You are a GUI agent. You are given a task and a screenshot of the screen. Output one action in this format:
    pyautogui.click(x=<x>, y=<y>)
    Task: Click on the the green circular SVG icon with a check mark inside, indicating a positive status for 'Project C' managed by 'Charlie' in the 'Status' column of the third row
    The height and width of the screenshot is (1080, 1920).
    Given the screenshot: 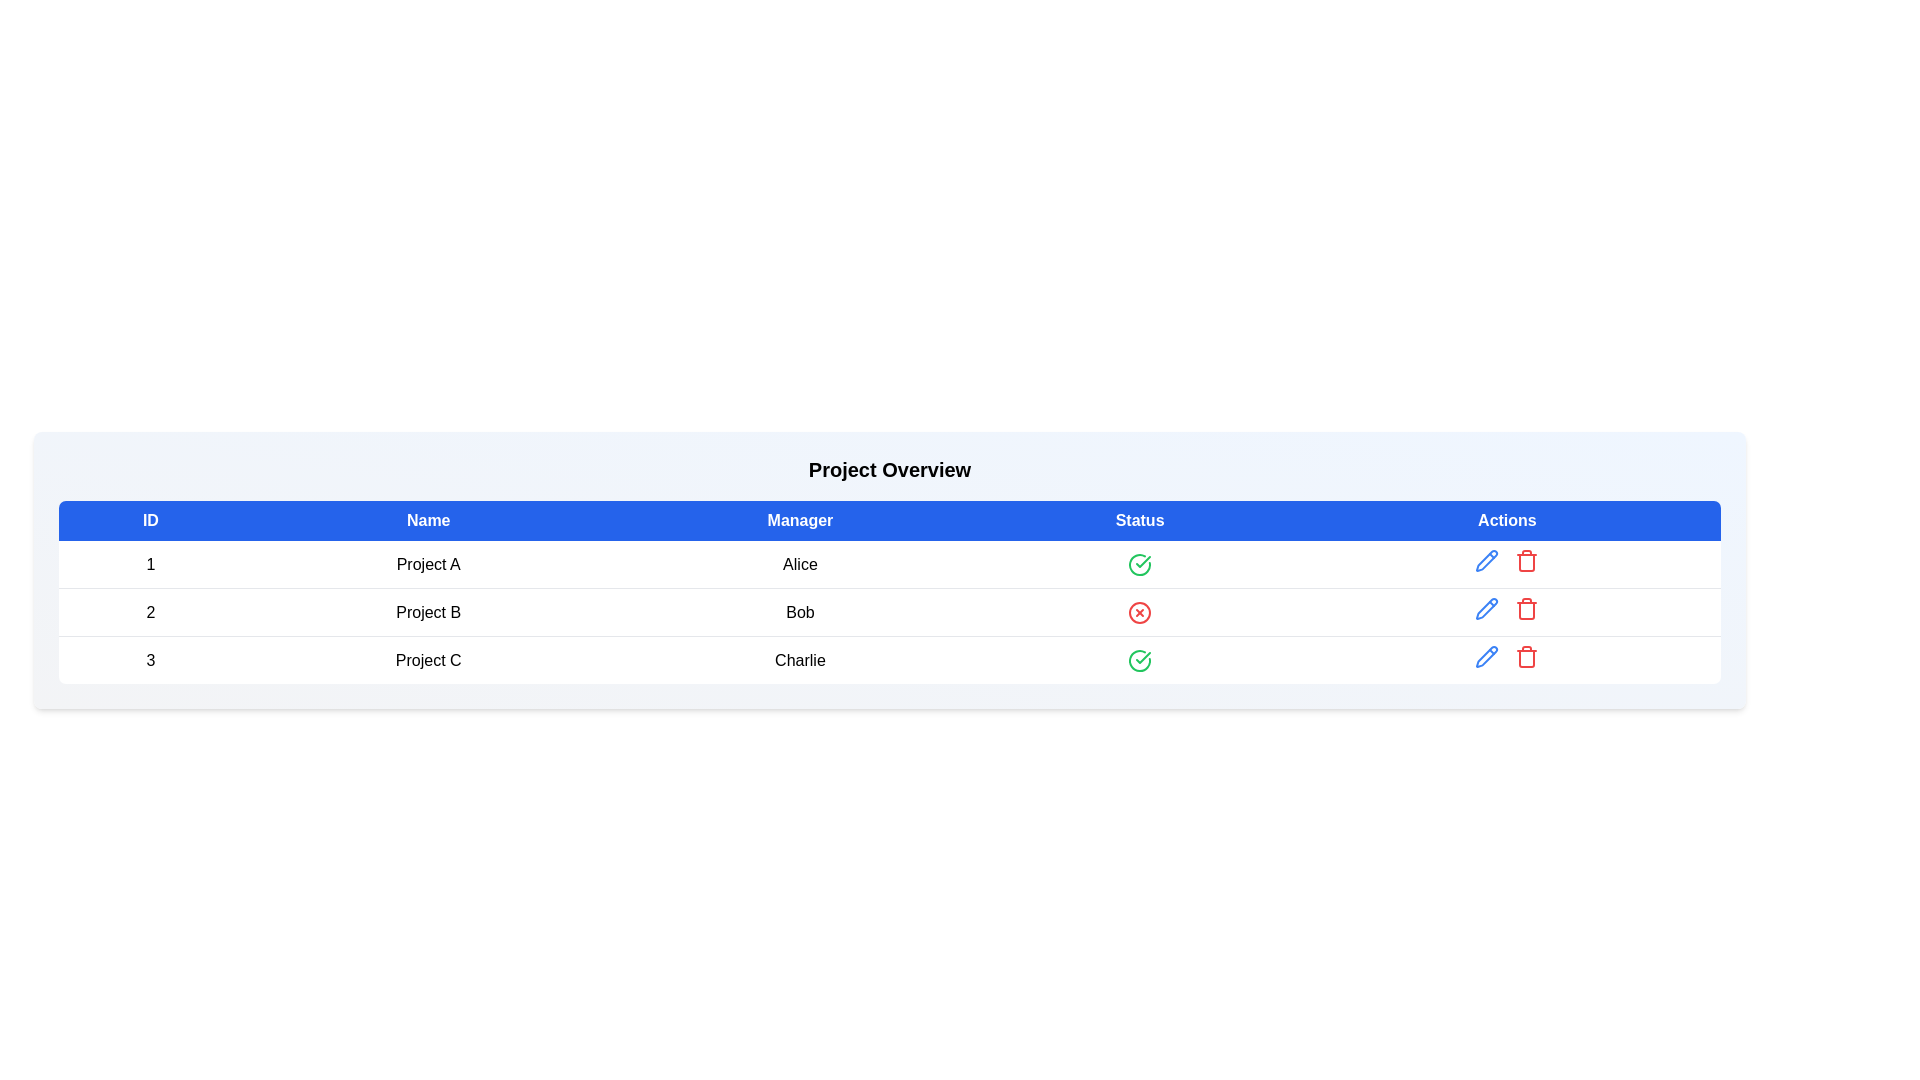 What is the action you would take?
    pyautogui.click(x=1140, y=660)
    